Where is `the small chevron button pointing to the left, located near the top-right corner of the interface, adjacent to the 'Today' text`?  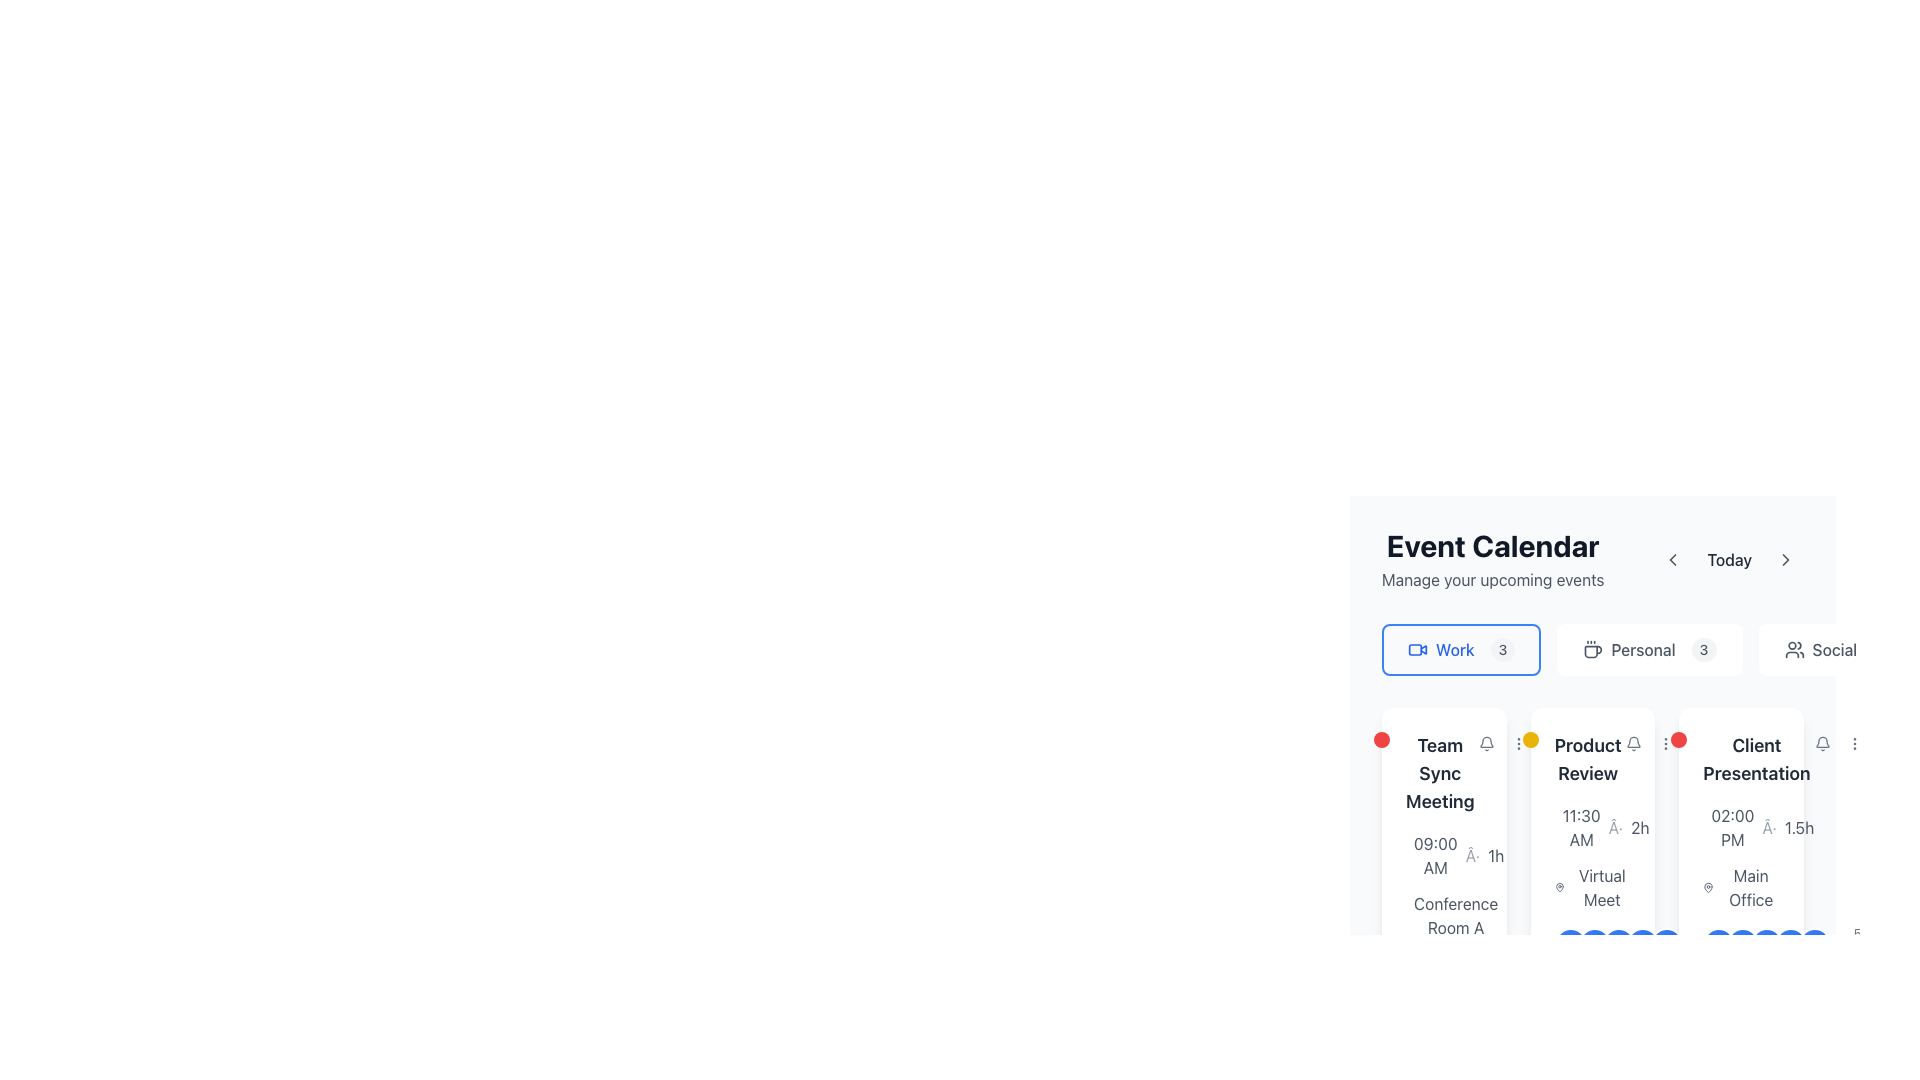 the small chevron button pointing to the left, located near the top-right corner of the interface, adjacent to the 'Today' text is located at coordinates (1673, 559).